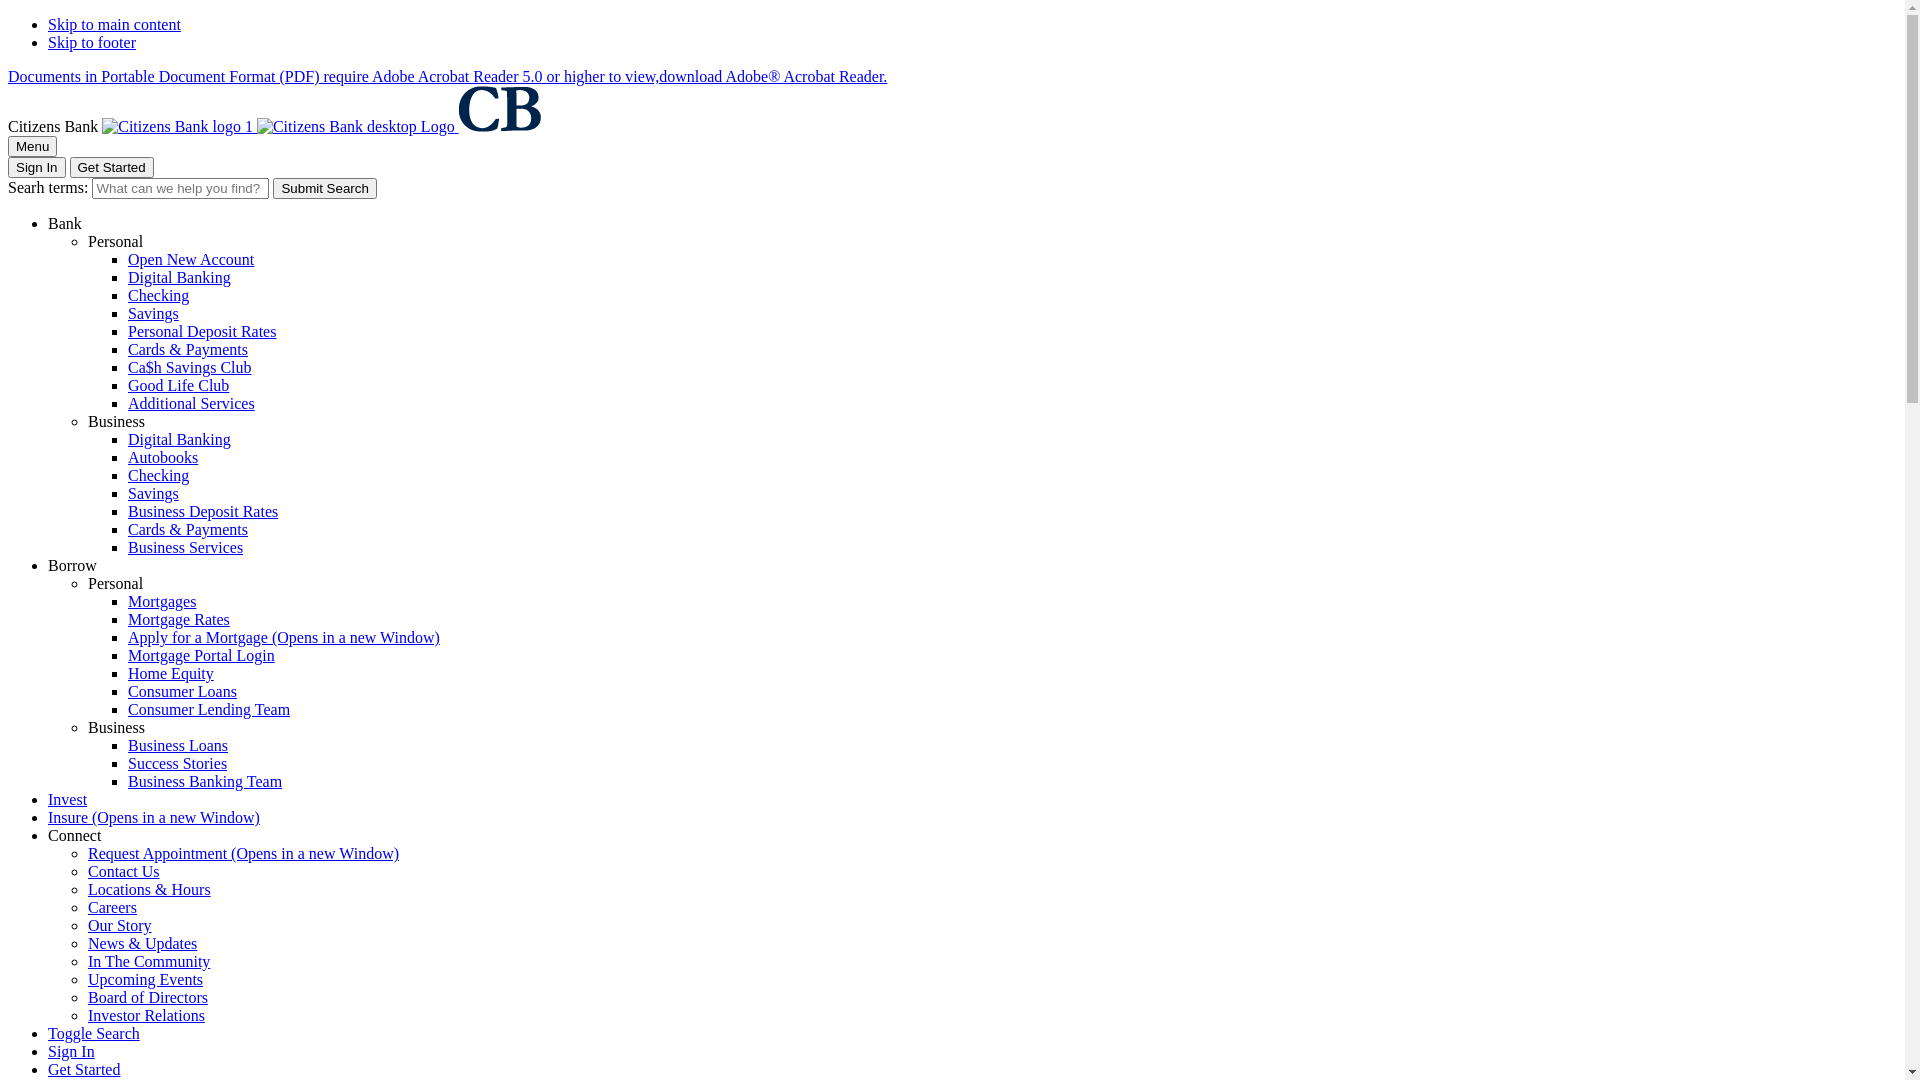  Describe the element at coordinates (191, 403) in the screenshot. I see `'Additional Services'` at that location.